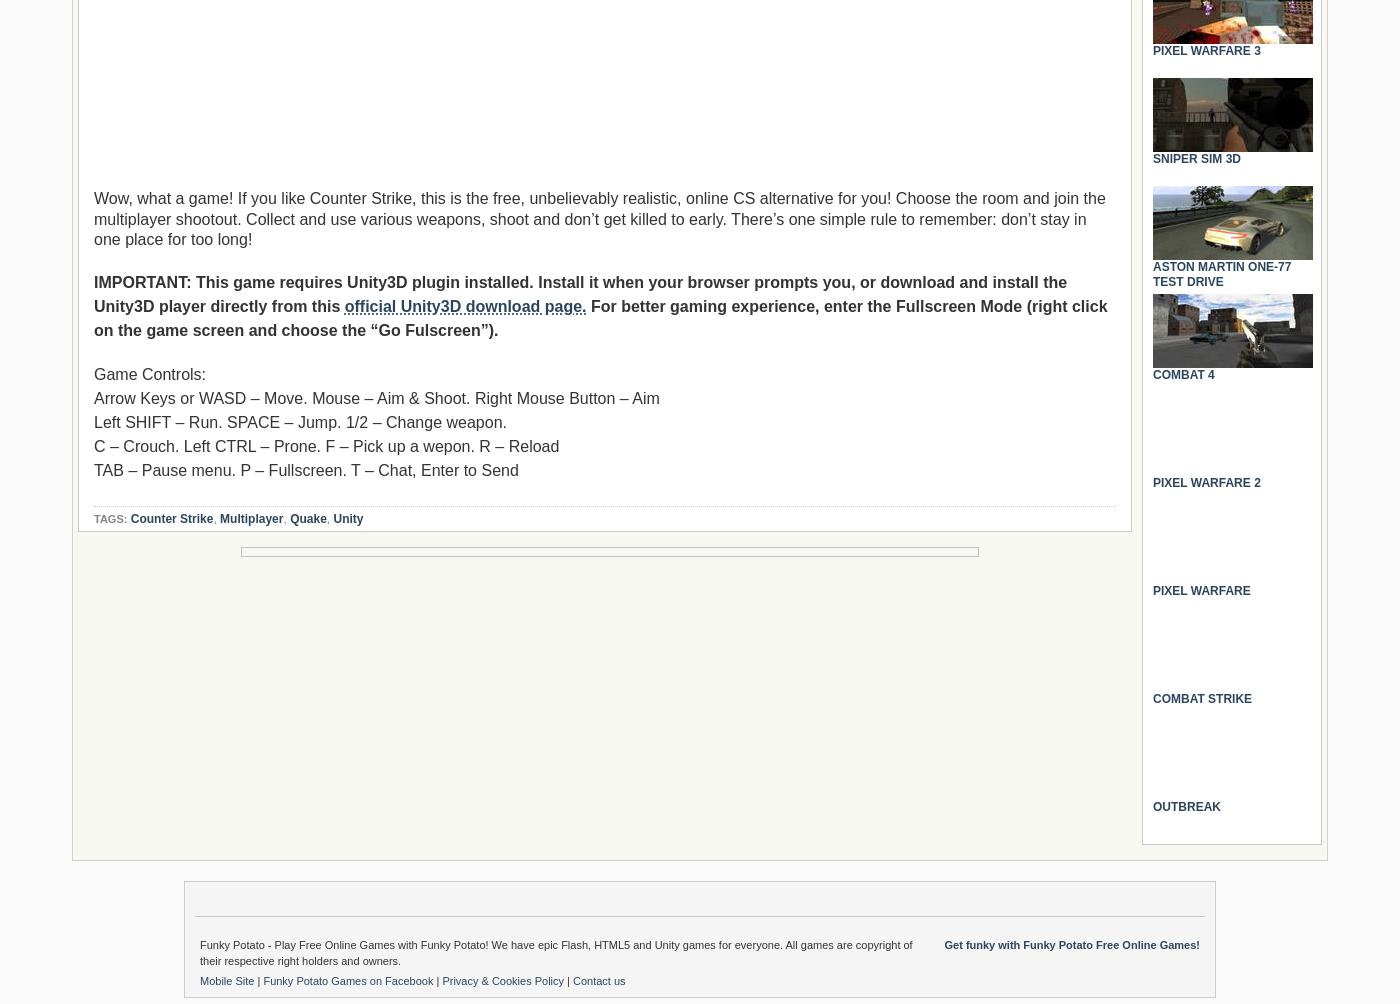 The width and height of the screenshot is (1400, 1004). I want to click on 'Mobile Site', so click(228, 980).